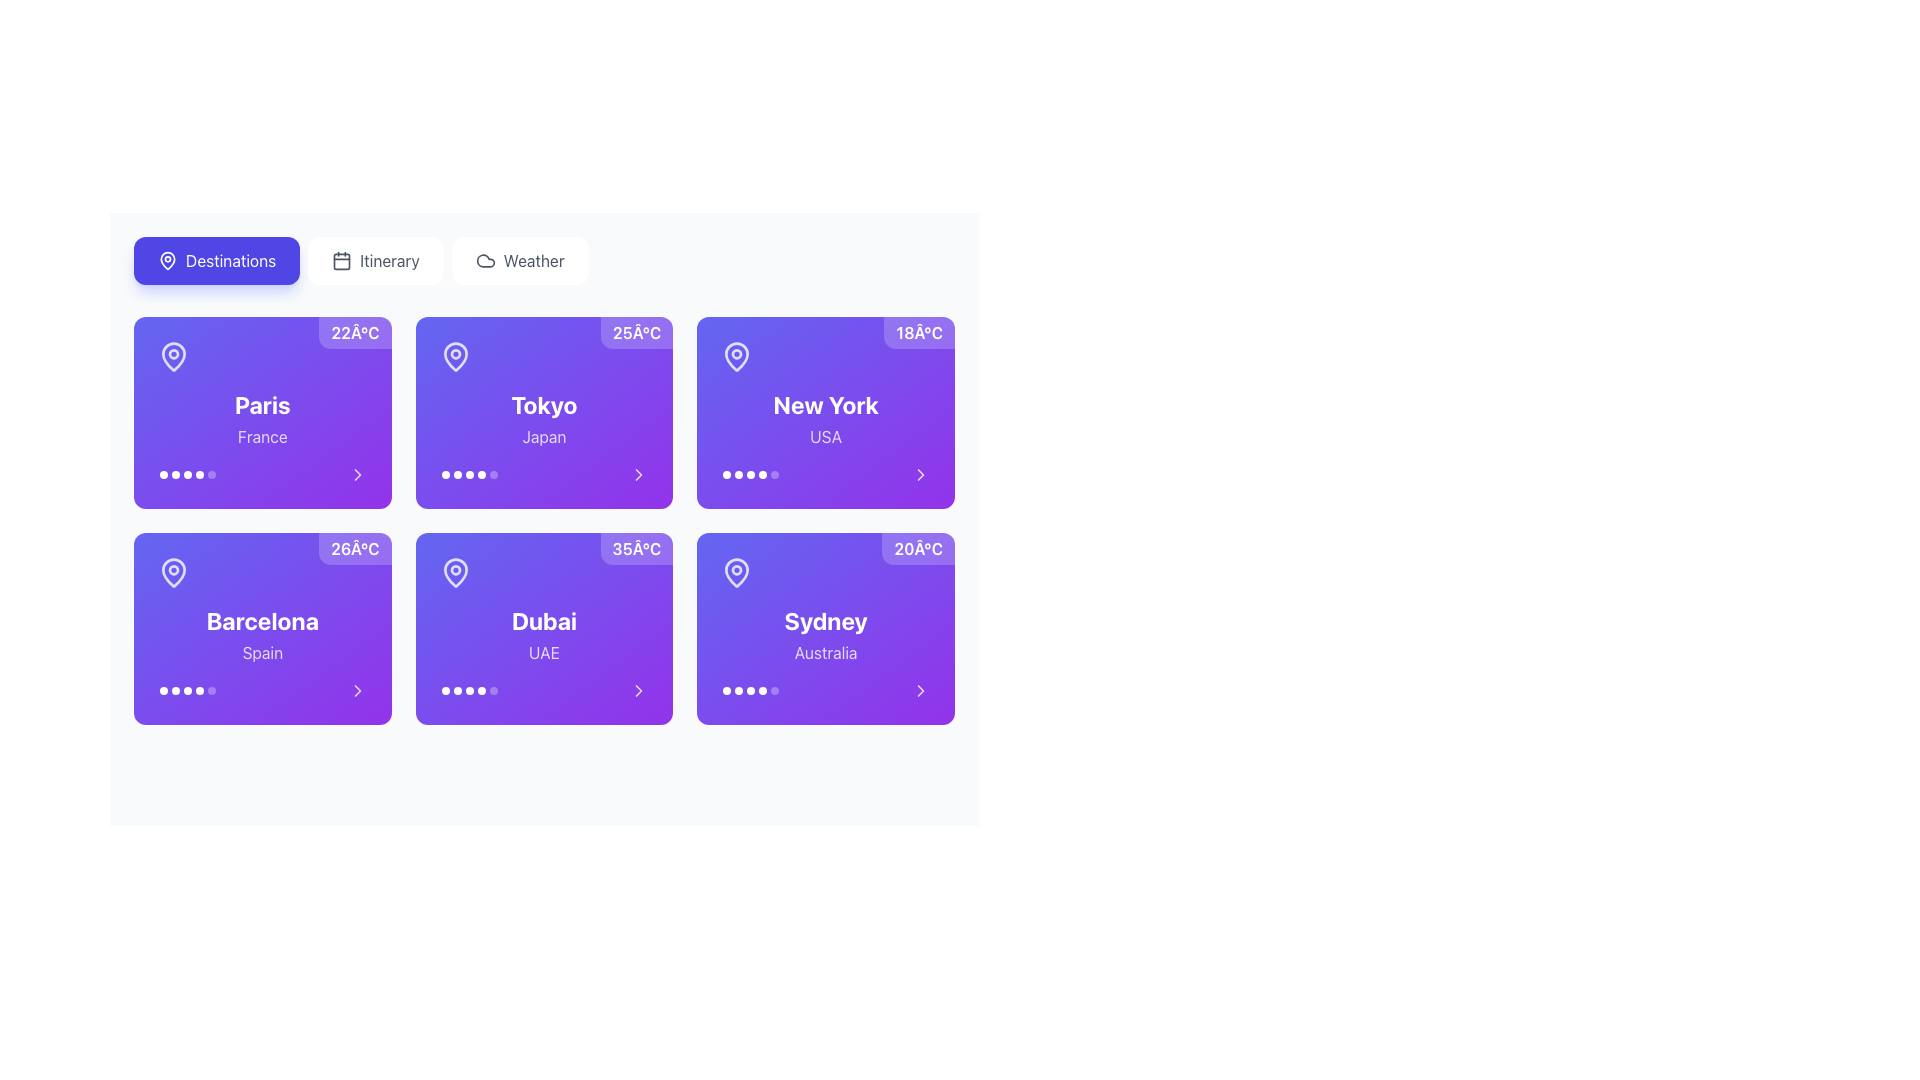 Image resolution: width=1920 pixels, height=1080 pixels. Describe the element at coordinates (485, 260) in the screenshot. I see `the cloud icon representing cloud-related data, located at the top-right segment of the interface` at that location.